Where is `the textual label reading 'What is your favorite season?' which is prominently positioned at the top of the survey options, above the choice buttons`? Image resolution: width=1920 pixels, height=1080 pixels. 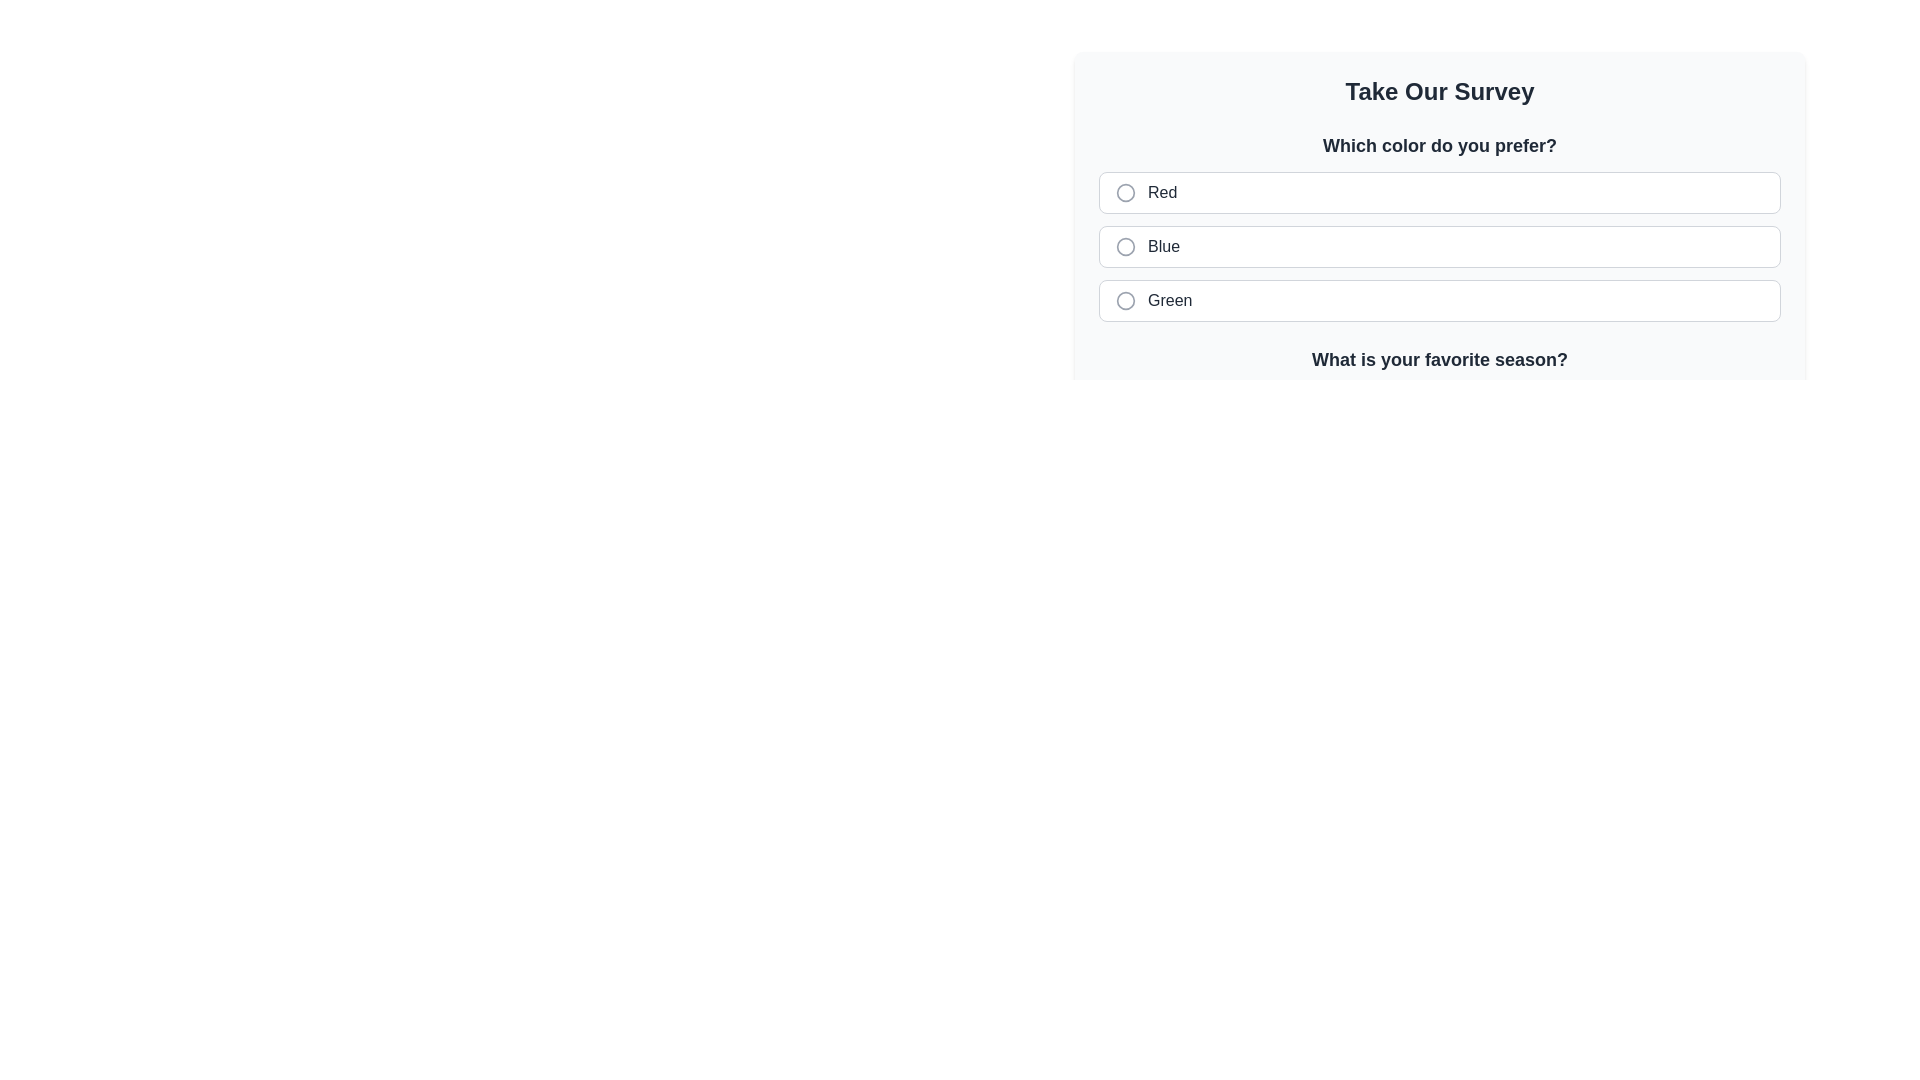
the textual label reading 'What is your favorite season?' which is prominently positioned at the top of the survey options, above the choice buttons is located at coordinates (1440, 358).